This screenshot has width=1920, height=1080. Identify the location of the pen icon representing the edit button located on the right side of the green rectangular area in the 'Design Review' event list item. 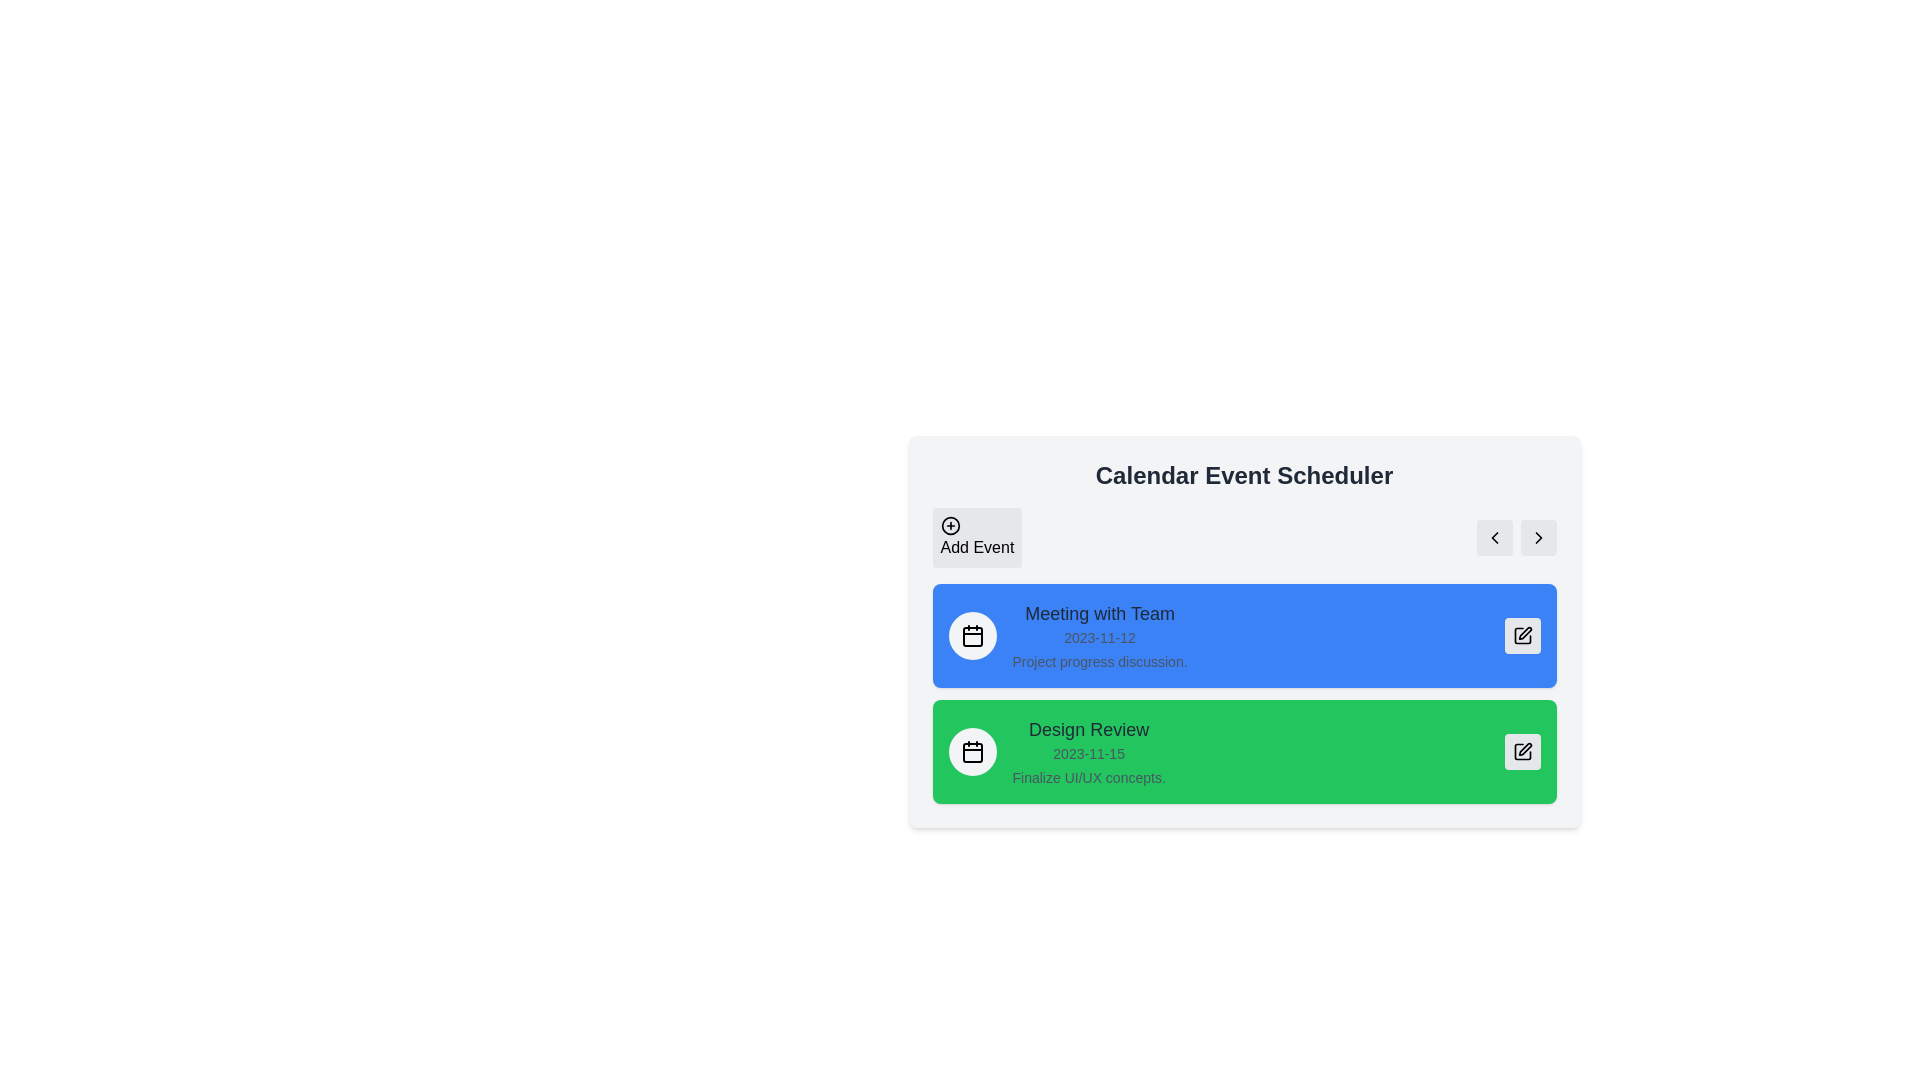
(1524, 749).